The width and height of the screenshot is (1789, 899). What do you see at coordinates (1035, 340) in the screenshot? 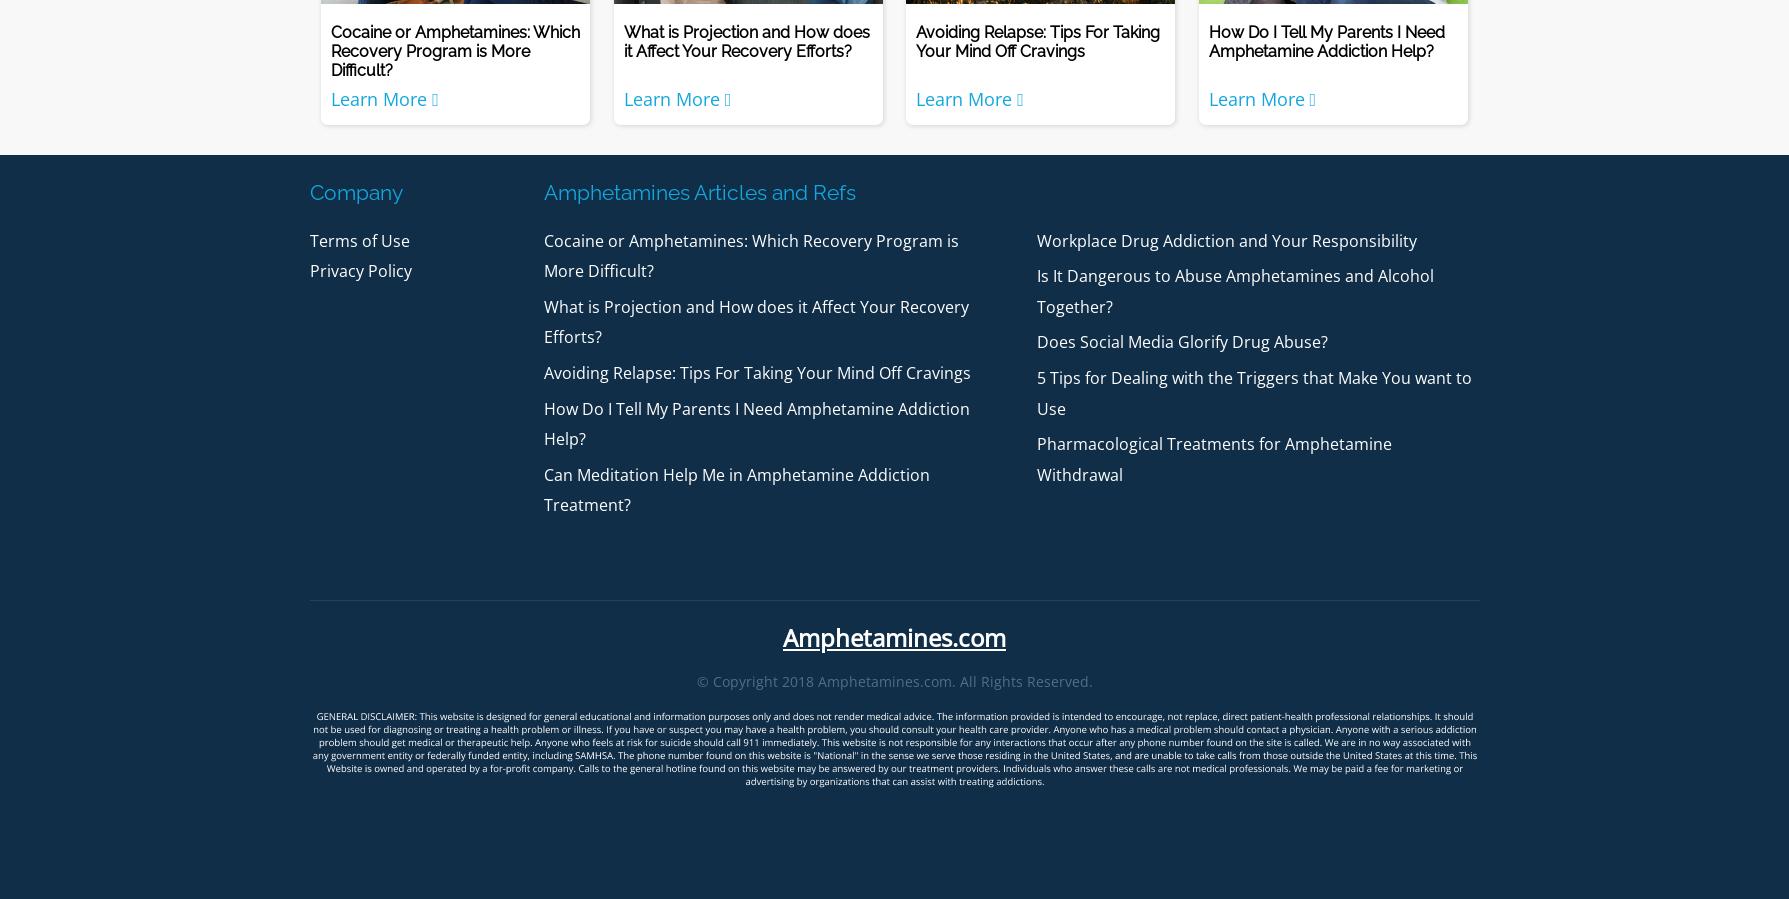
I see `'Does Social Media Glorify Drug Abuse?'` at bounding box center [1035, 340].